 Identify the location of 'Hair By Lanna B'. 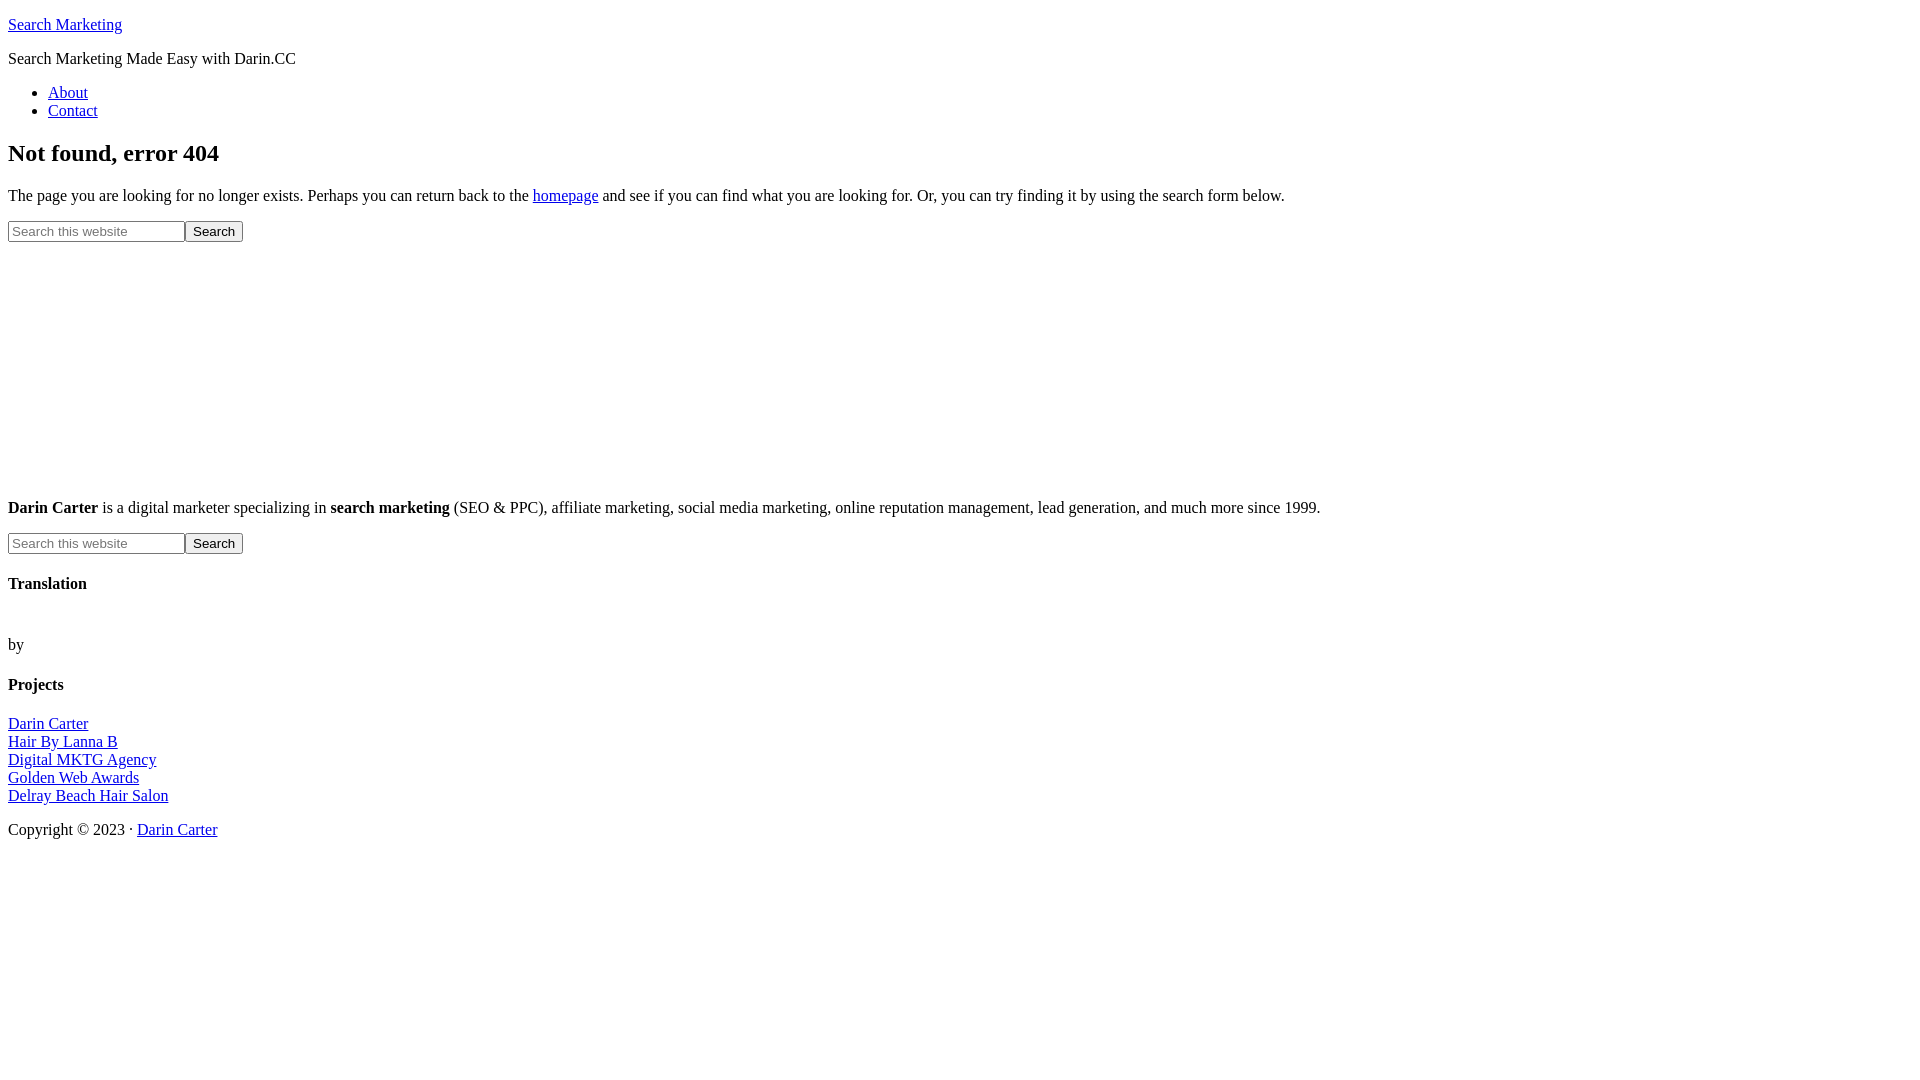
(62, 741).